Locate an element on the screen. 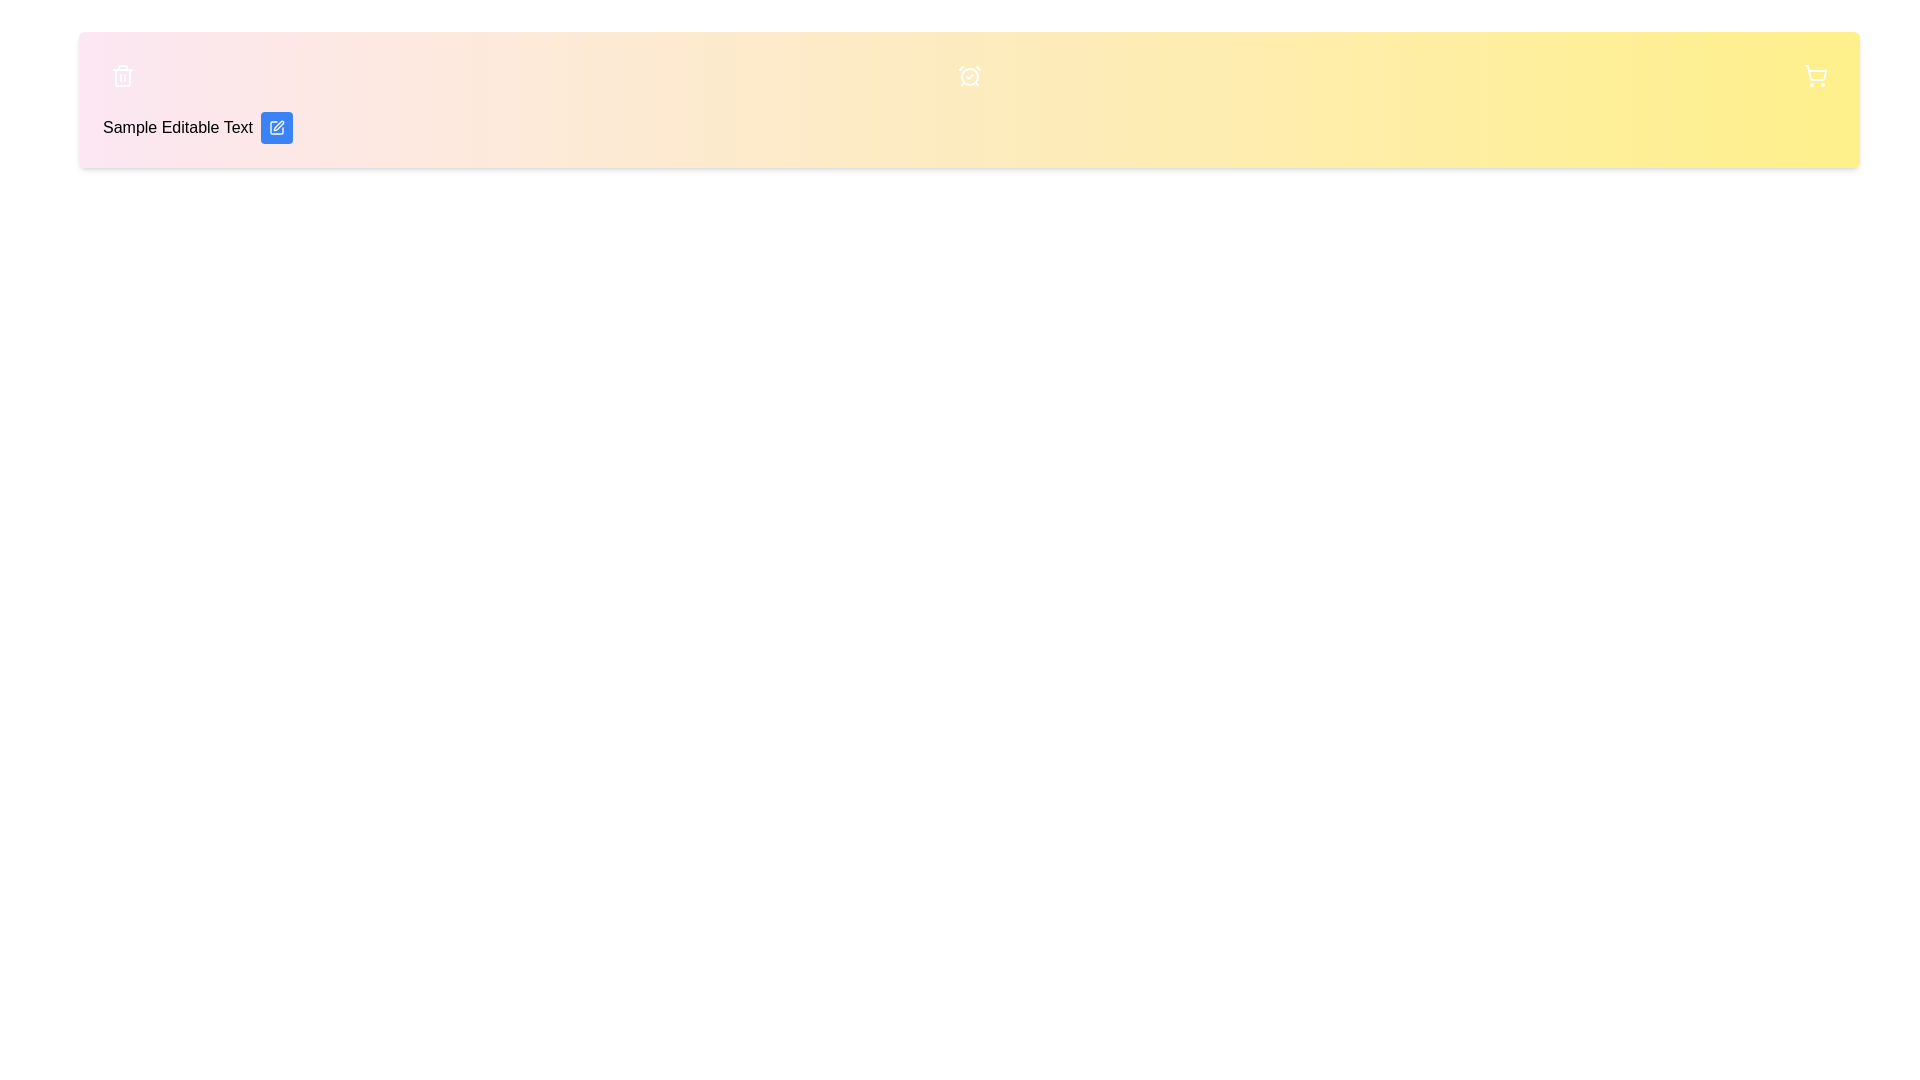  the pen-shaped icon with a blue background located near the text labeled 'Sample Editable Text.' is located at coordinates (277, 126).